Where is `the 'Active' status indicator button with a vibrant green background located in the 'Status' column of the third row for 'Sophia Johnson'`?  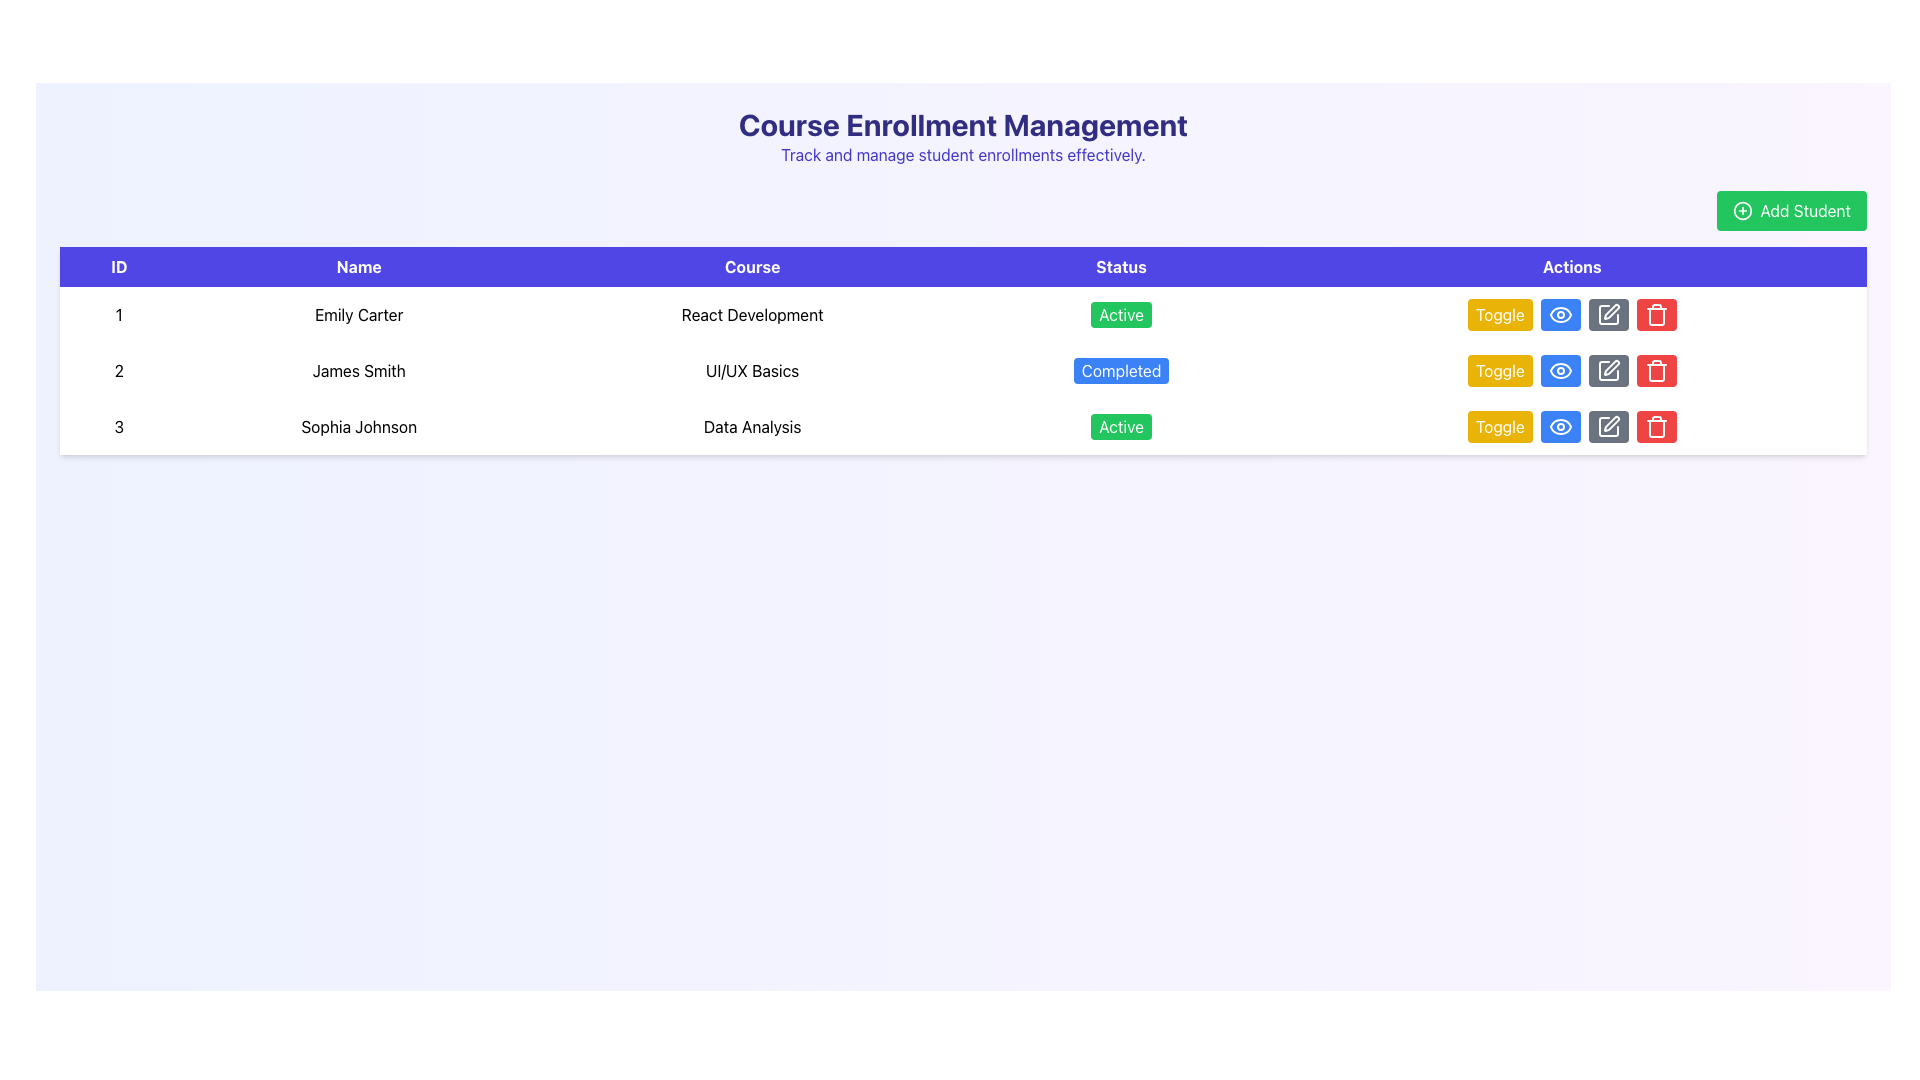
the 'Active' status indicator button with a vibrant green background located in the 'Status' column of the third row for 'Sophia Johnson' is located at coordinates (1121, 426).